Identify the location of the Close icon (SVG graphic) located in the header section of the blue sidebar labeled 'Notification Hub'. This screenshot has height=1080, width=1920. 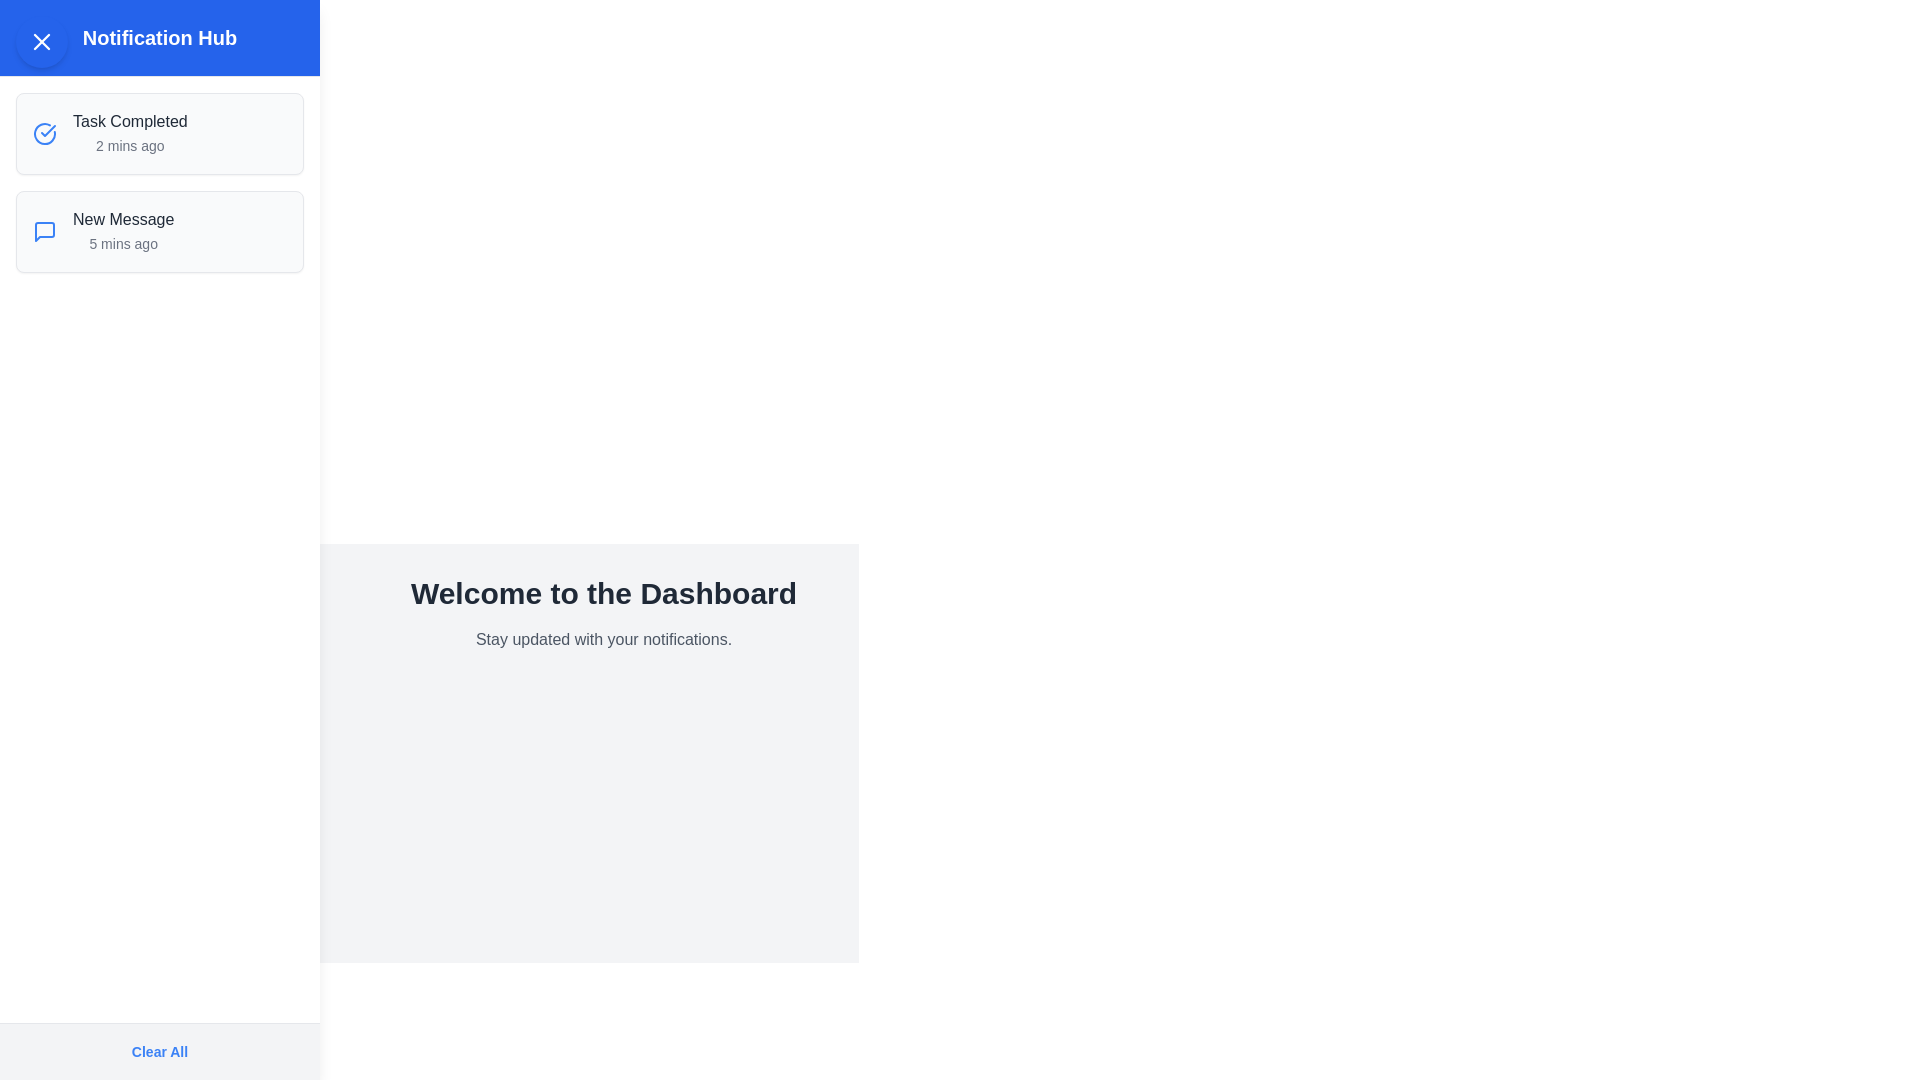
(42, 42).